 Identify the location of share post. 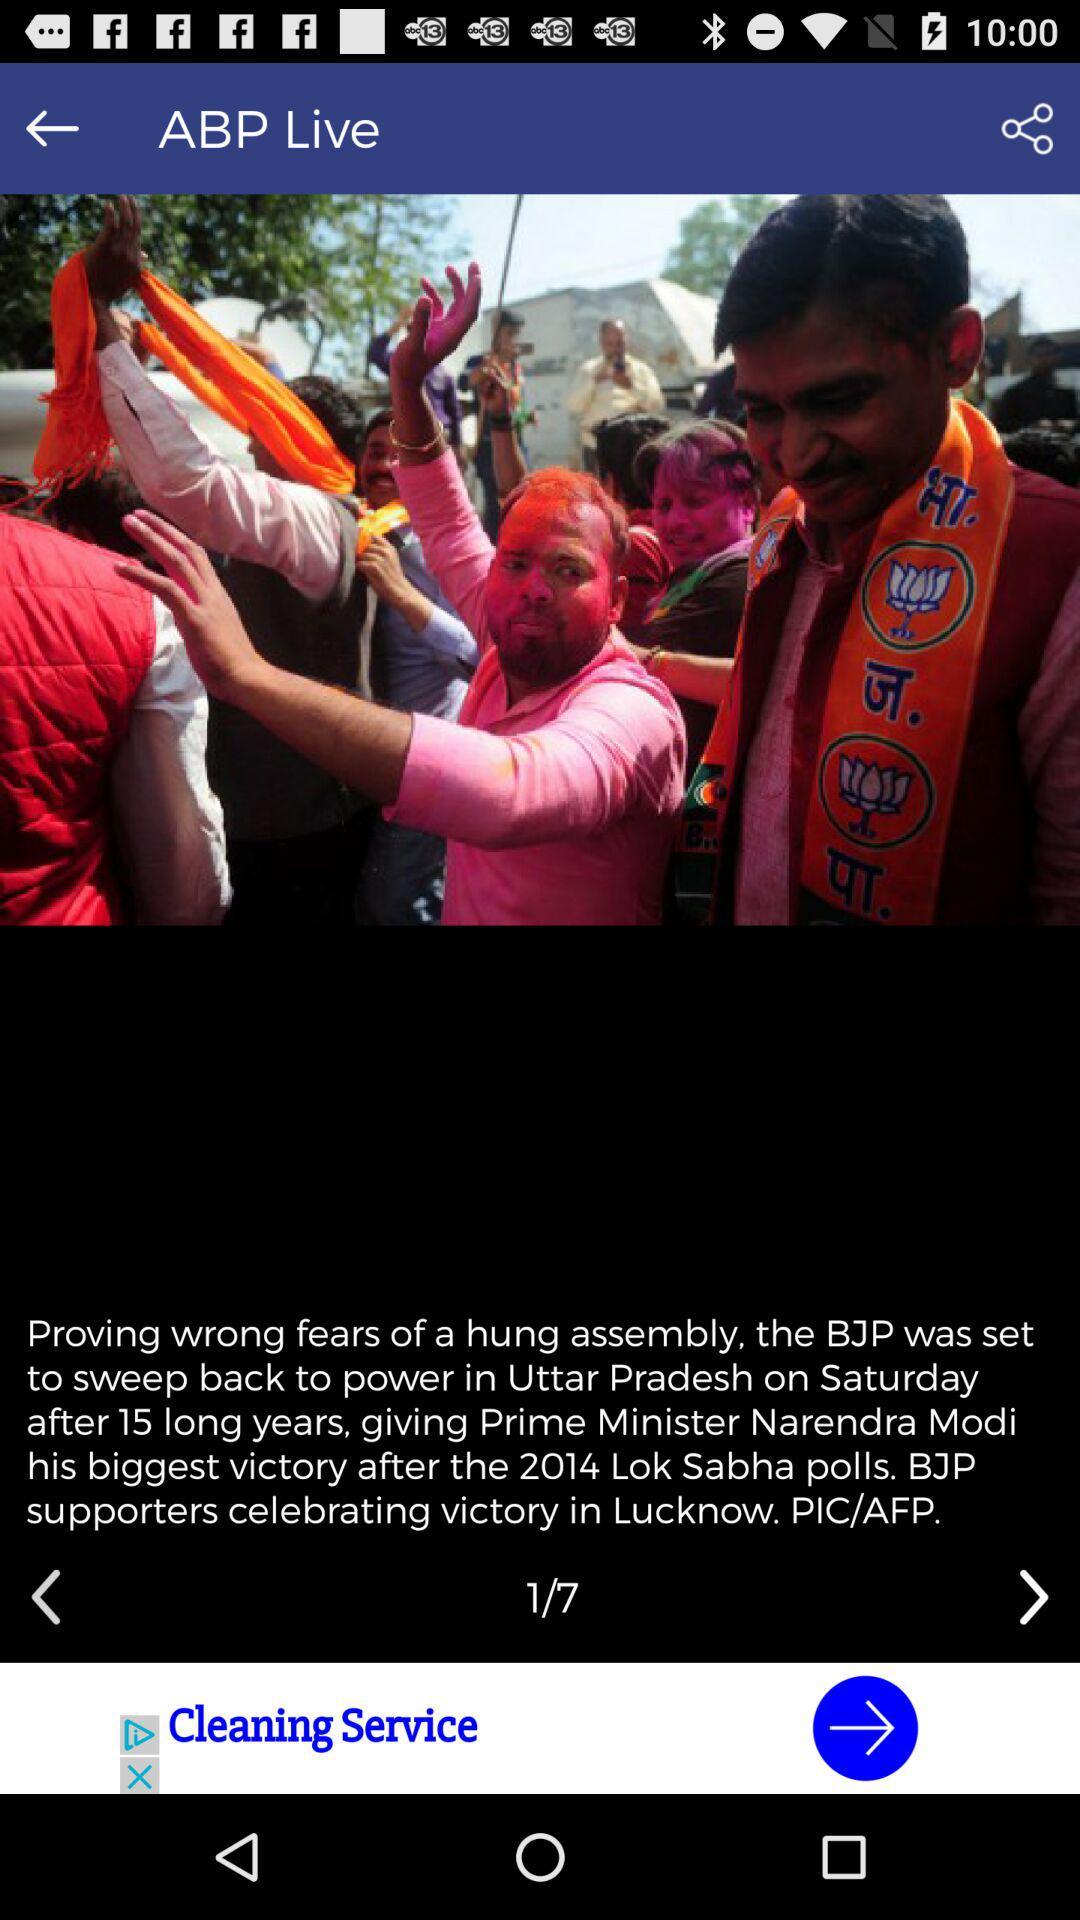
(1027, 127).